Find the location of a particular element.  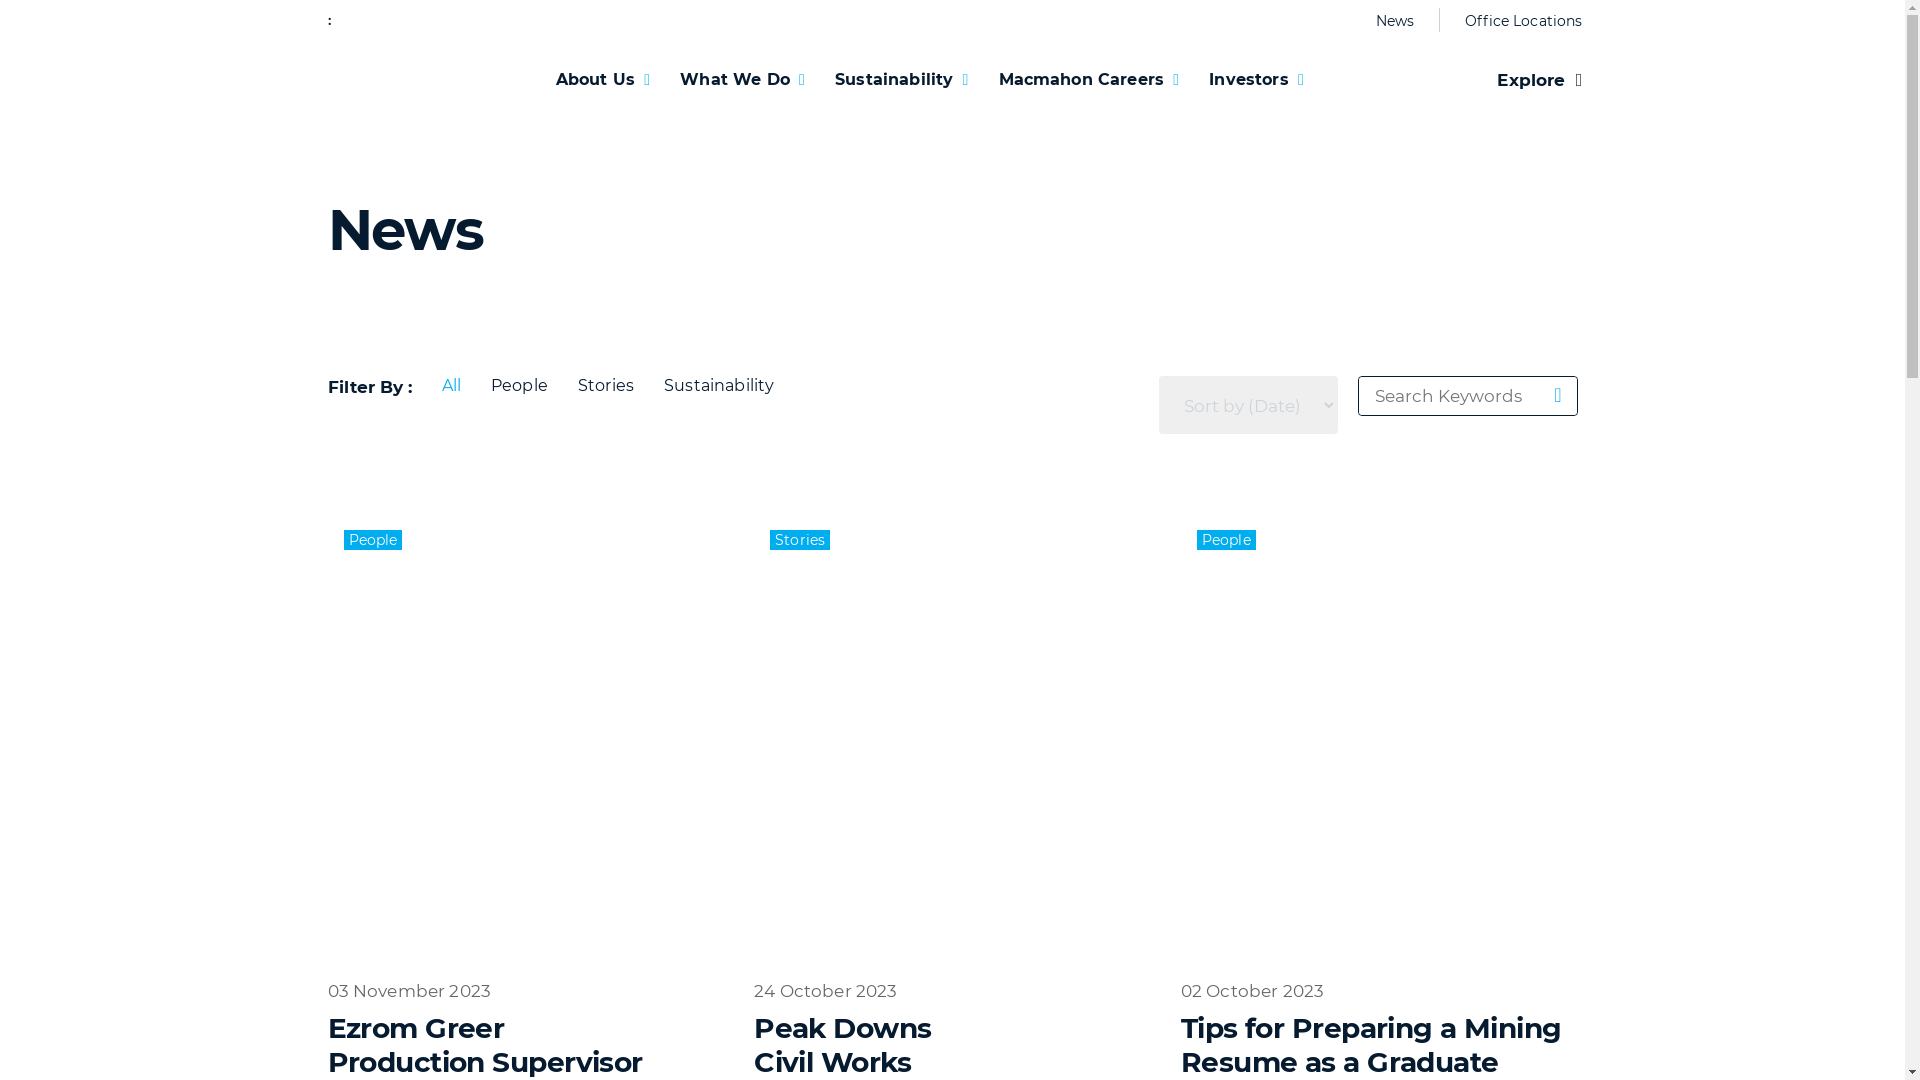

'People' is located at coordinates (474, 385).